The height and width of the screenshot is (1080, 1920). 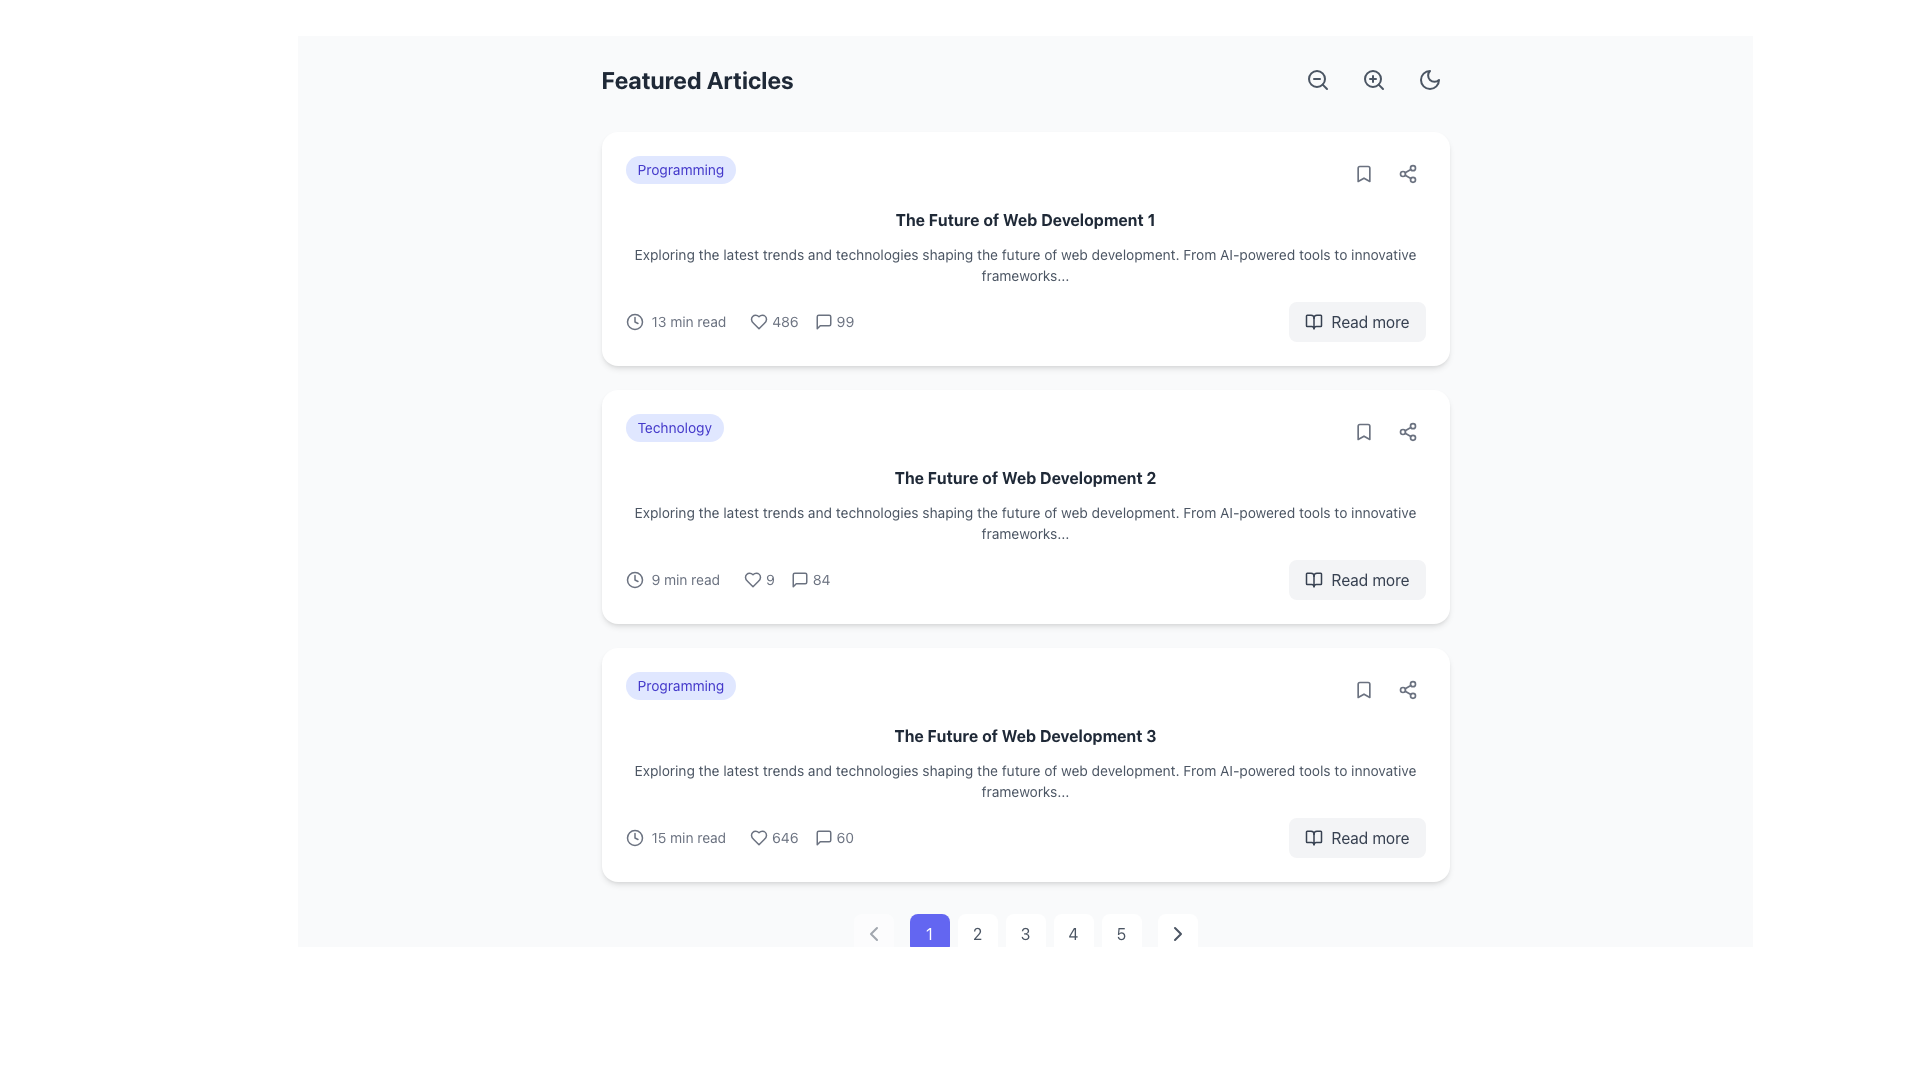 I want to click on the numbered button with the text '3', which is styled as a rounded square and is the third button in a horizontal pagination control group, so click(x=1025, y=933).